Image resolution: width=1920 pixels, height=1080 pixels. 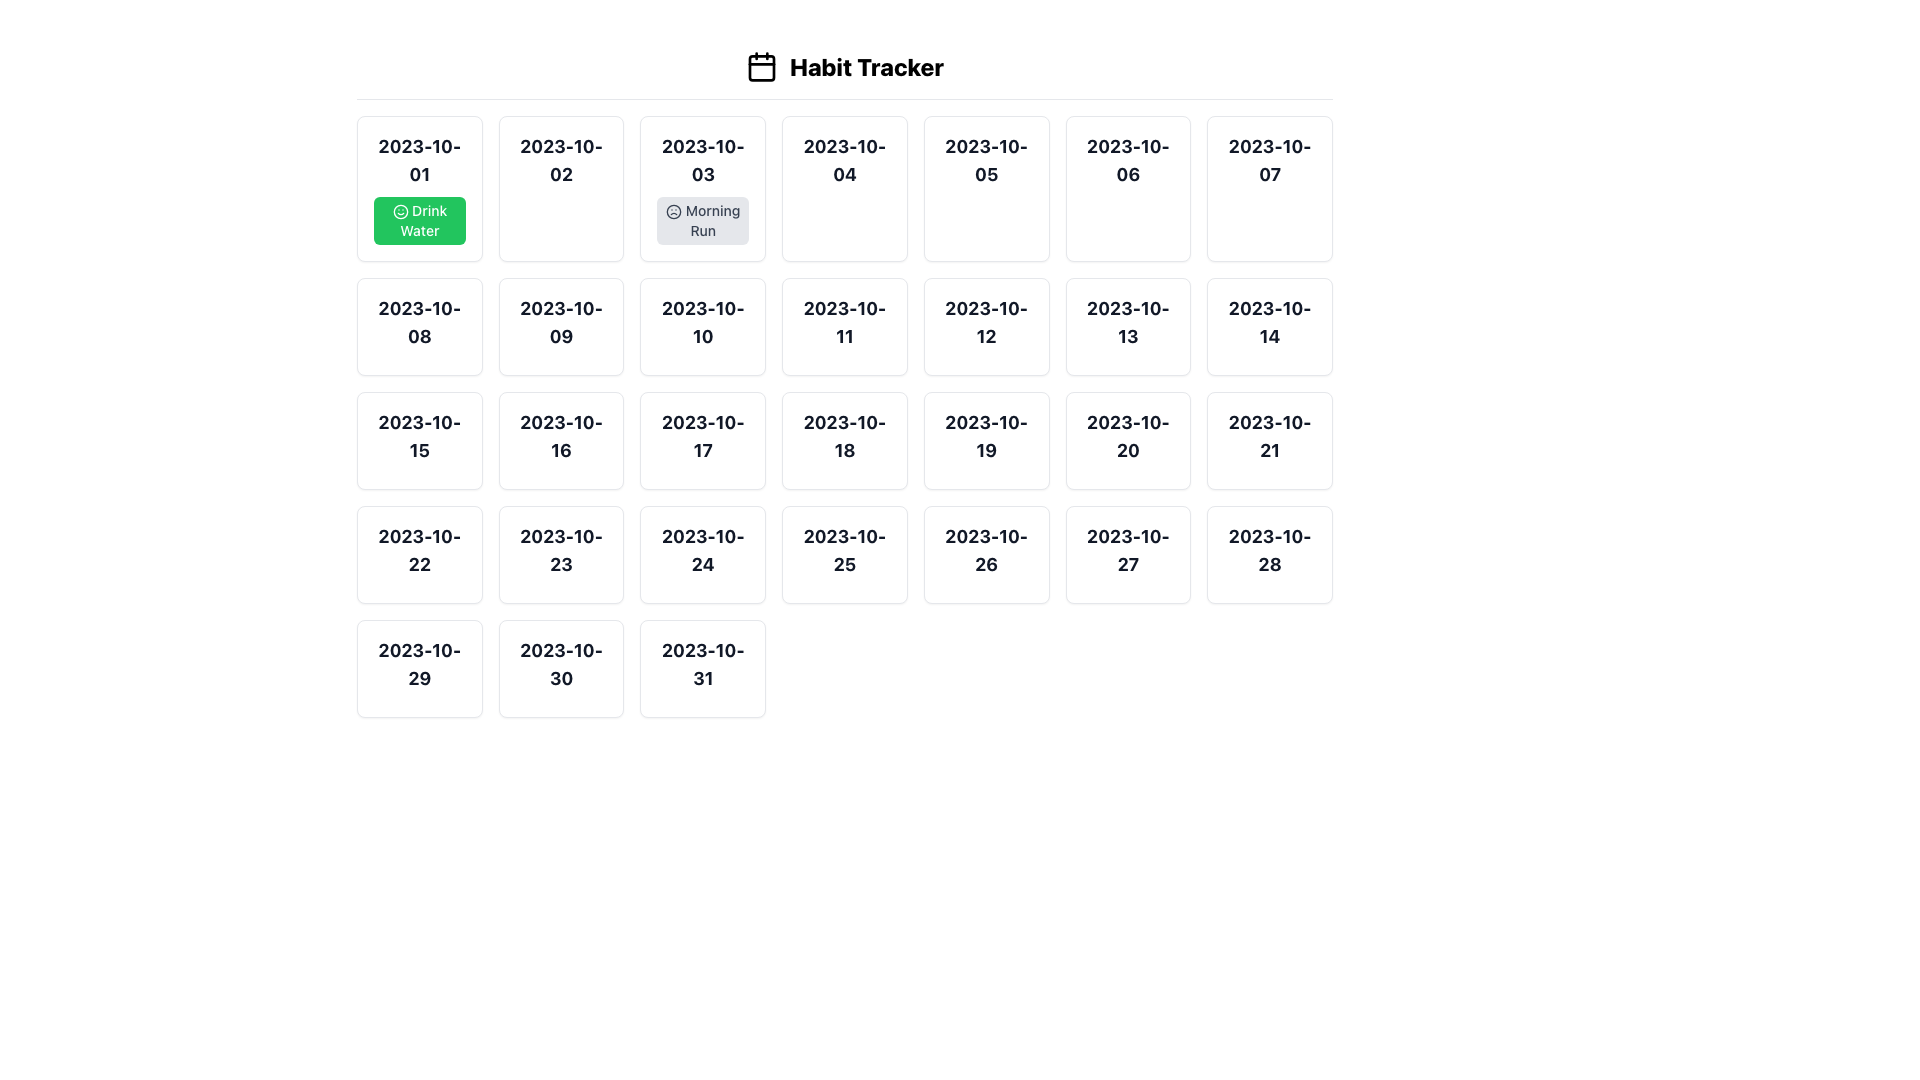 I want to click on the Date display card representing October 30, 2023, located at the bottom-right of the calendar interface, so click(x=560, y=668).